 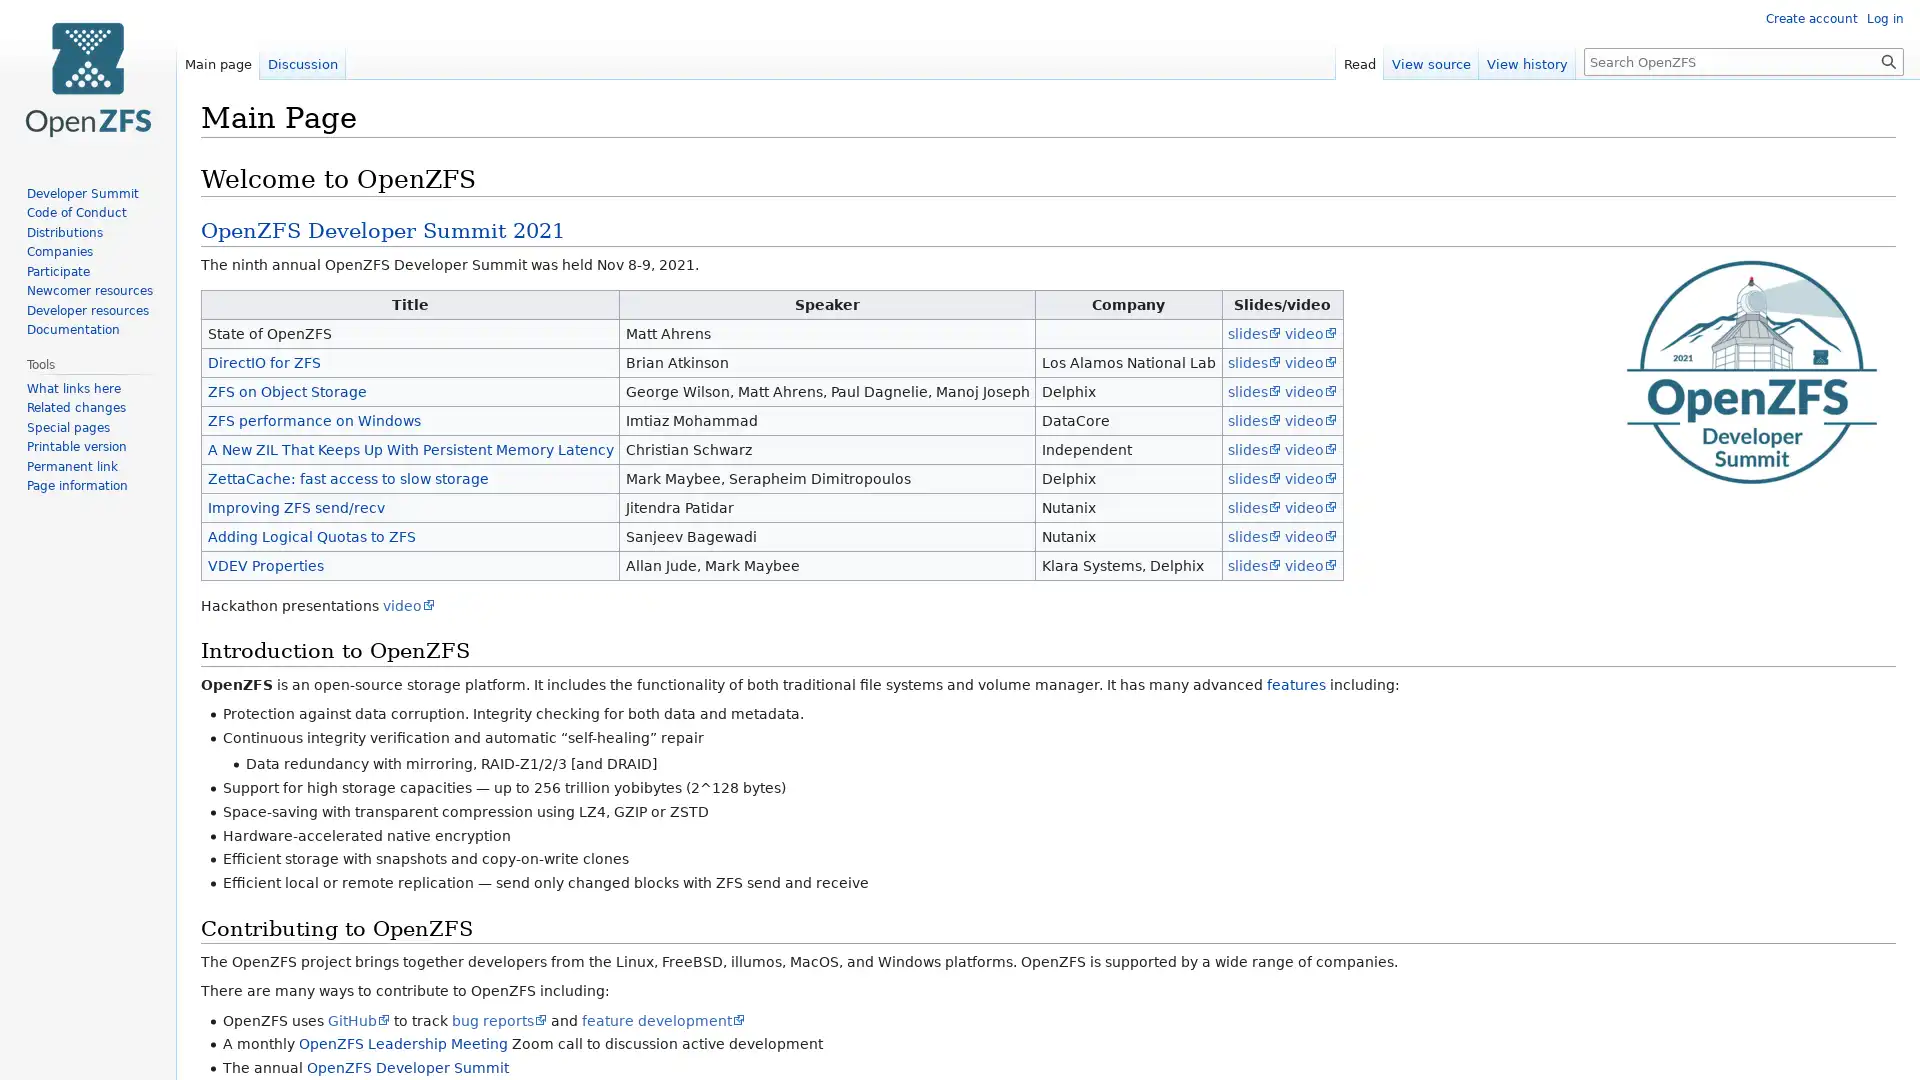 What do you see at coordinates (1888, 60) in the screenshot?
I see `Go` at bounding box center [1888, 60].